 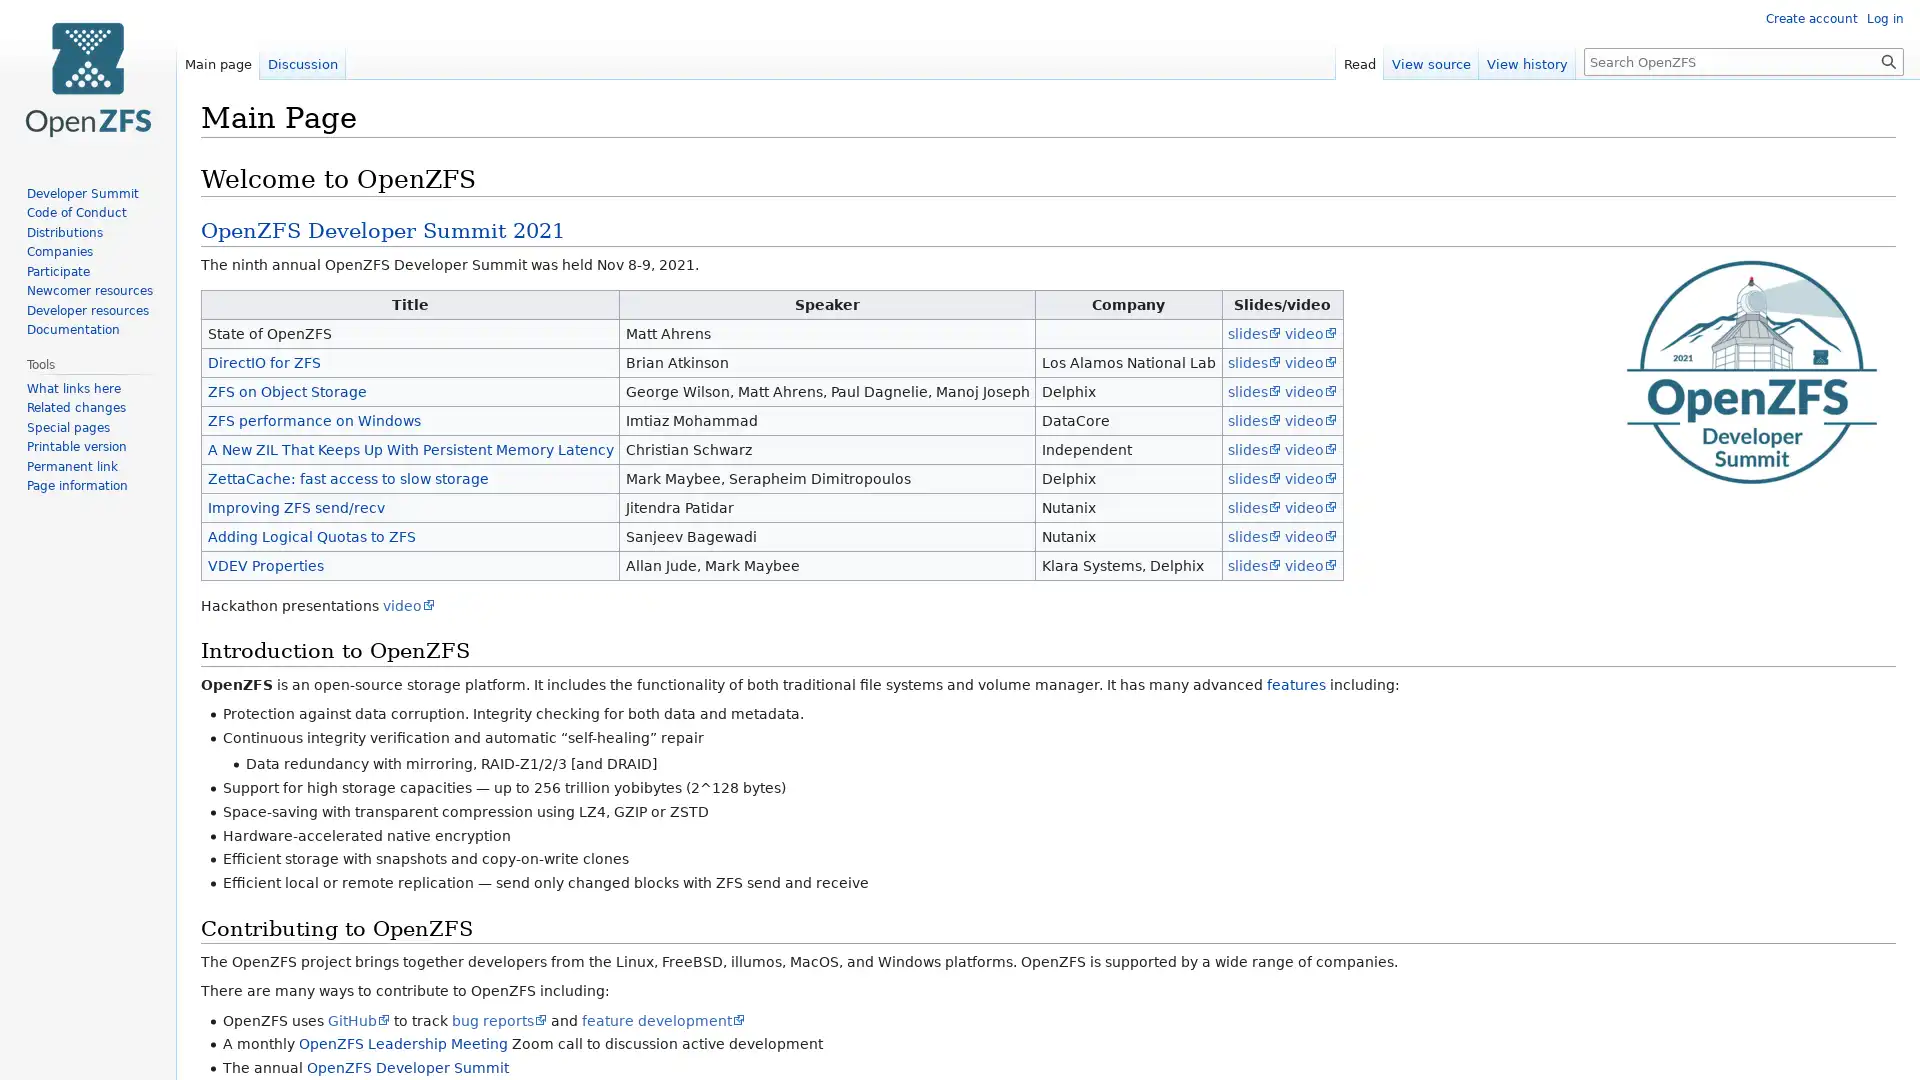 What do you see at coordinates (1888, 60) in the screenshot?
I see `Go` at bounding box center [1888, 60].